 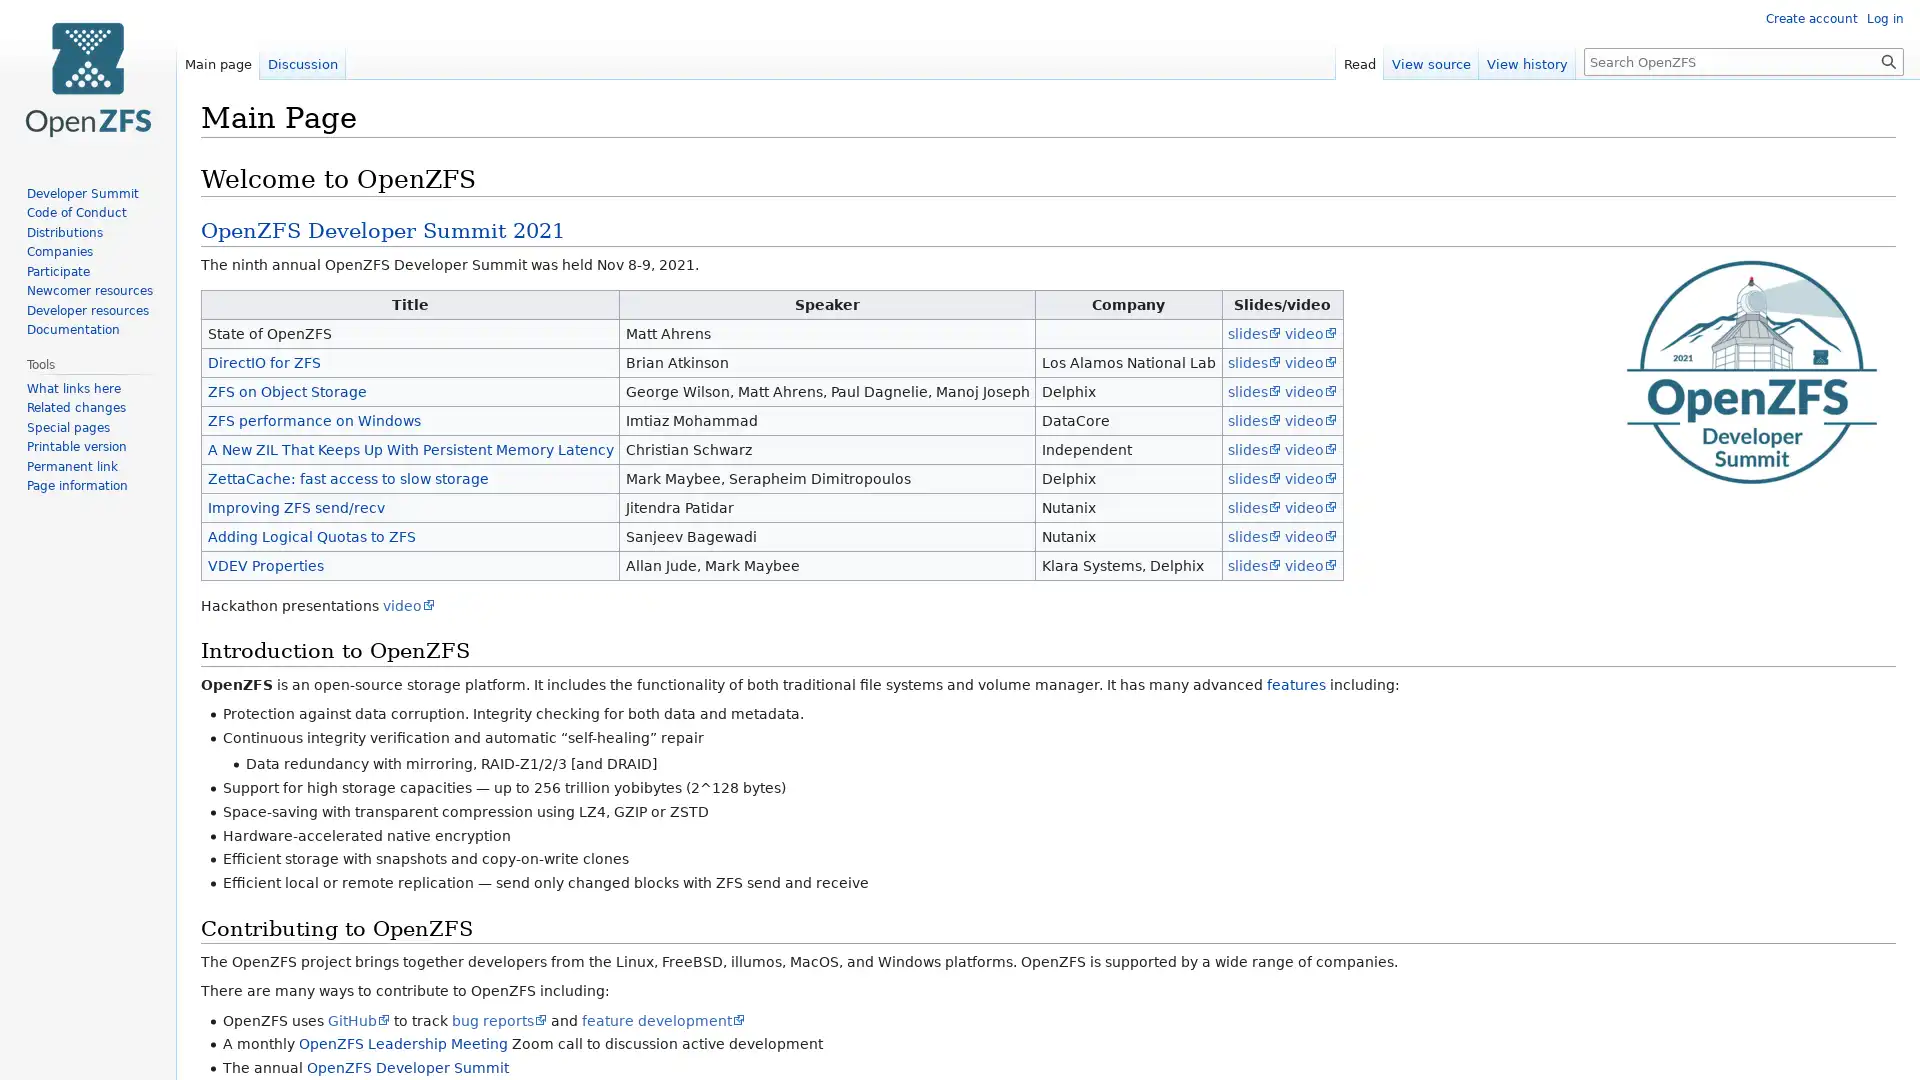 What do you see at coordinates (1888, 60) in the screenshot?
I see `Go` at bounding box center [1888, 60].